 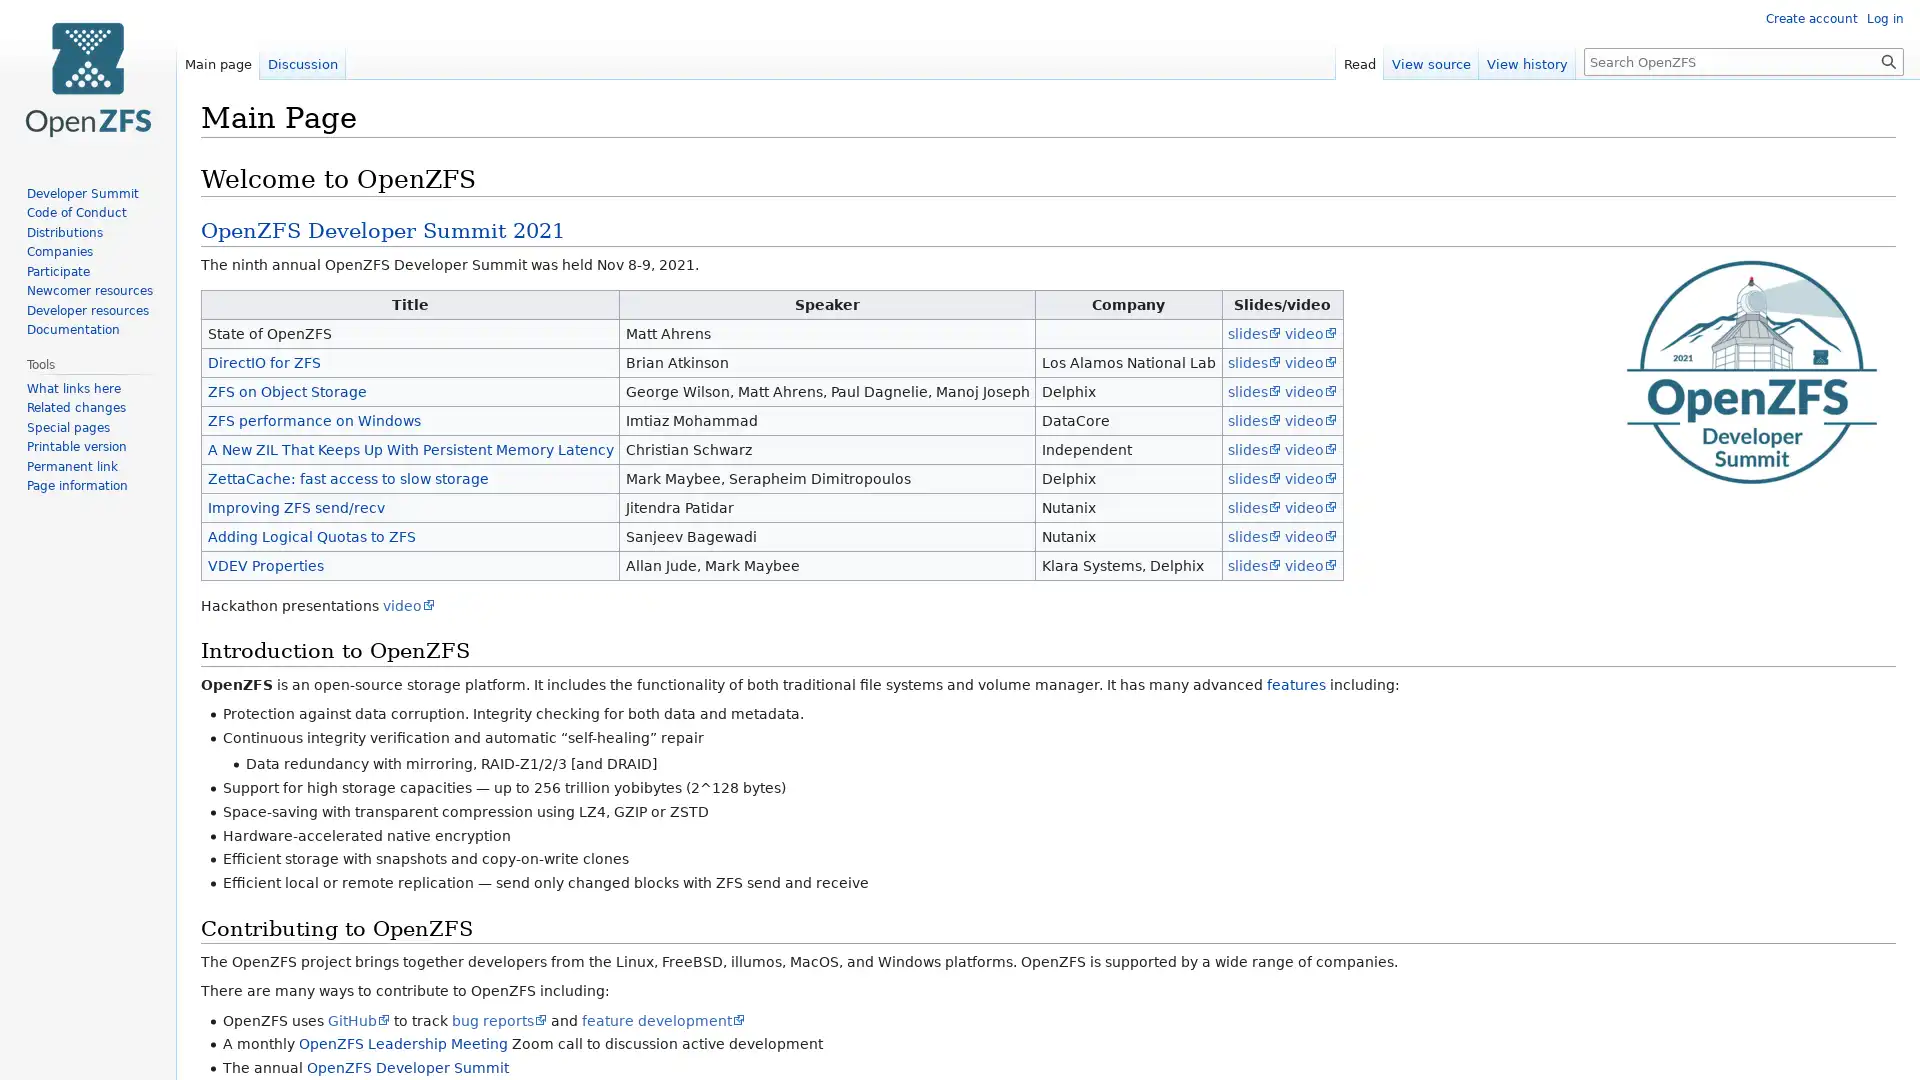 What do you see at coordinates (1888, 60) in the screenshot?
I see `Go` at bounding box center [1888, 60].